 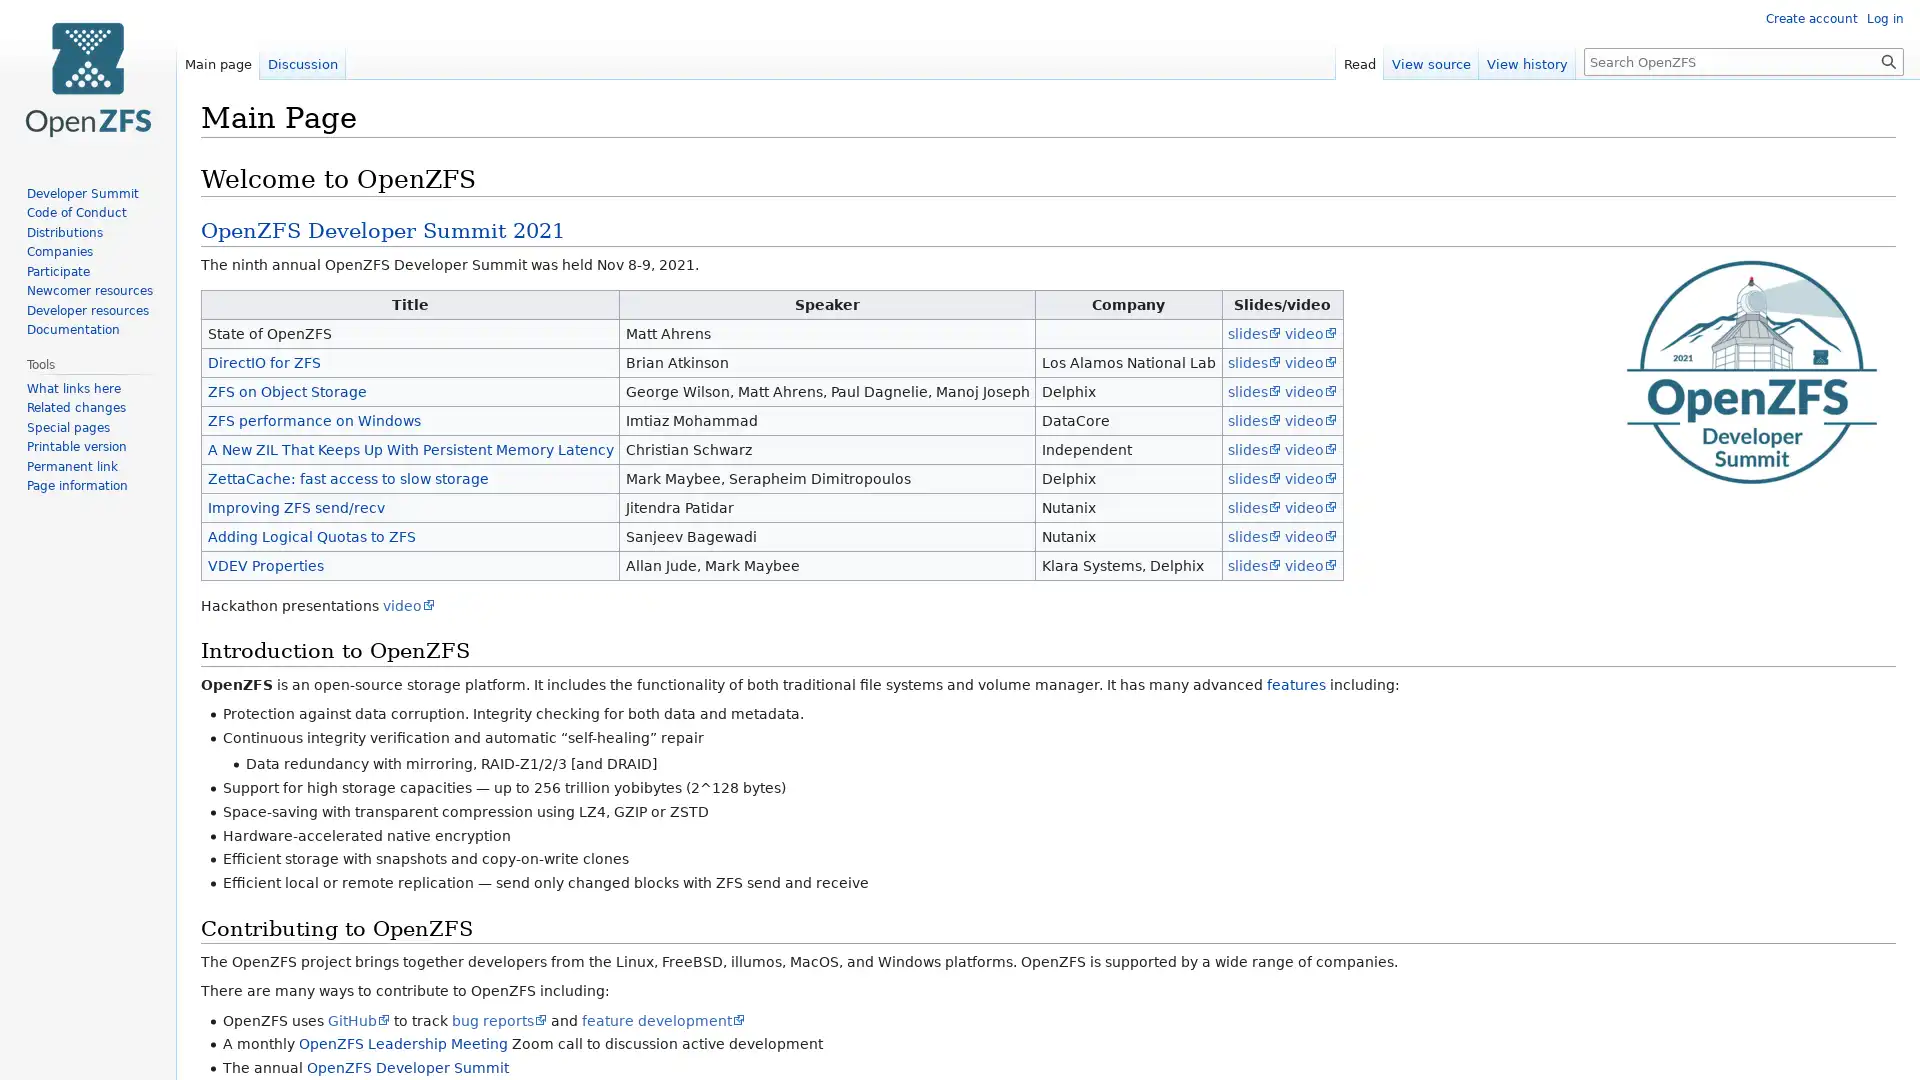 What do you see at coordinates (1888, 60) in the screenshot?
I see `Go` at bounding box center [1888, 60].